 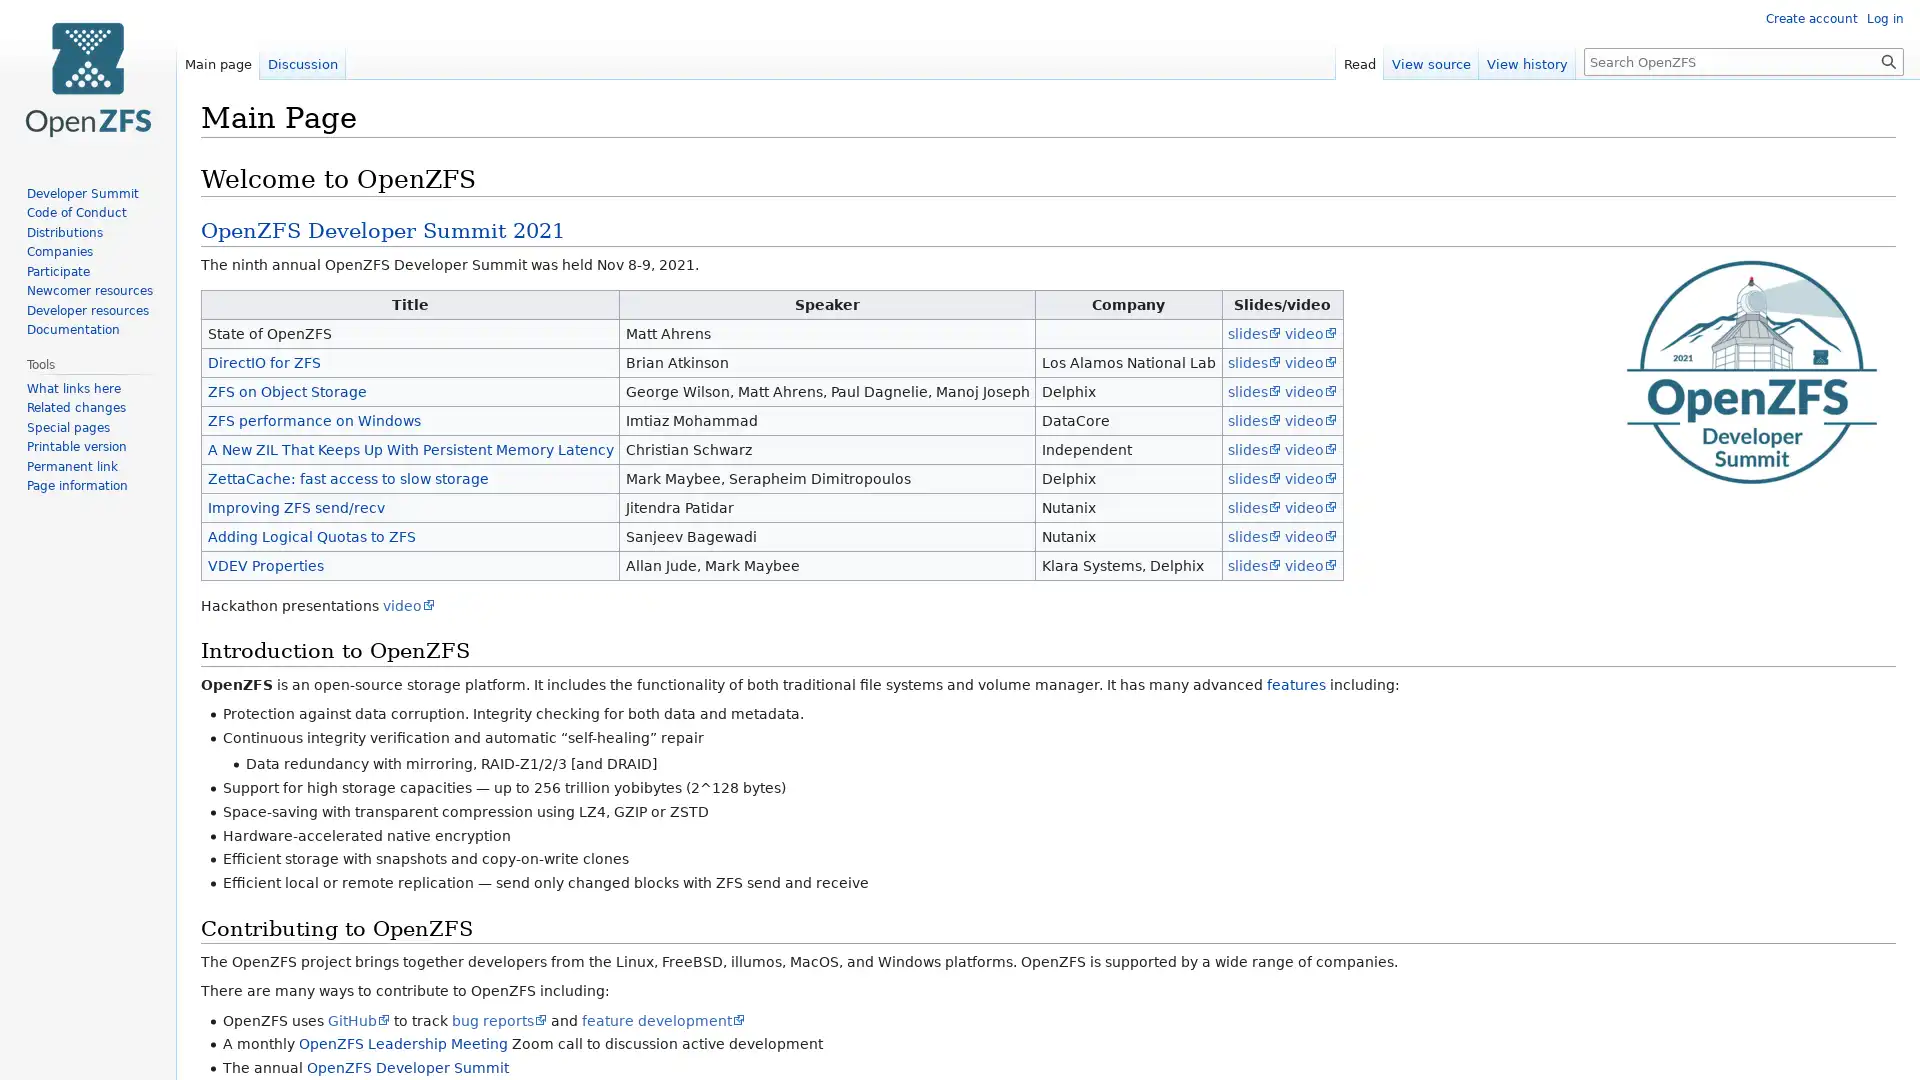 What do you see at coordinates (1888, 60) in the screenshot?
I see `Go` at bounding box center [1888, 60].